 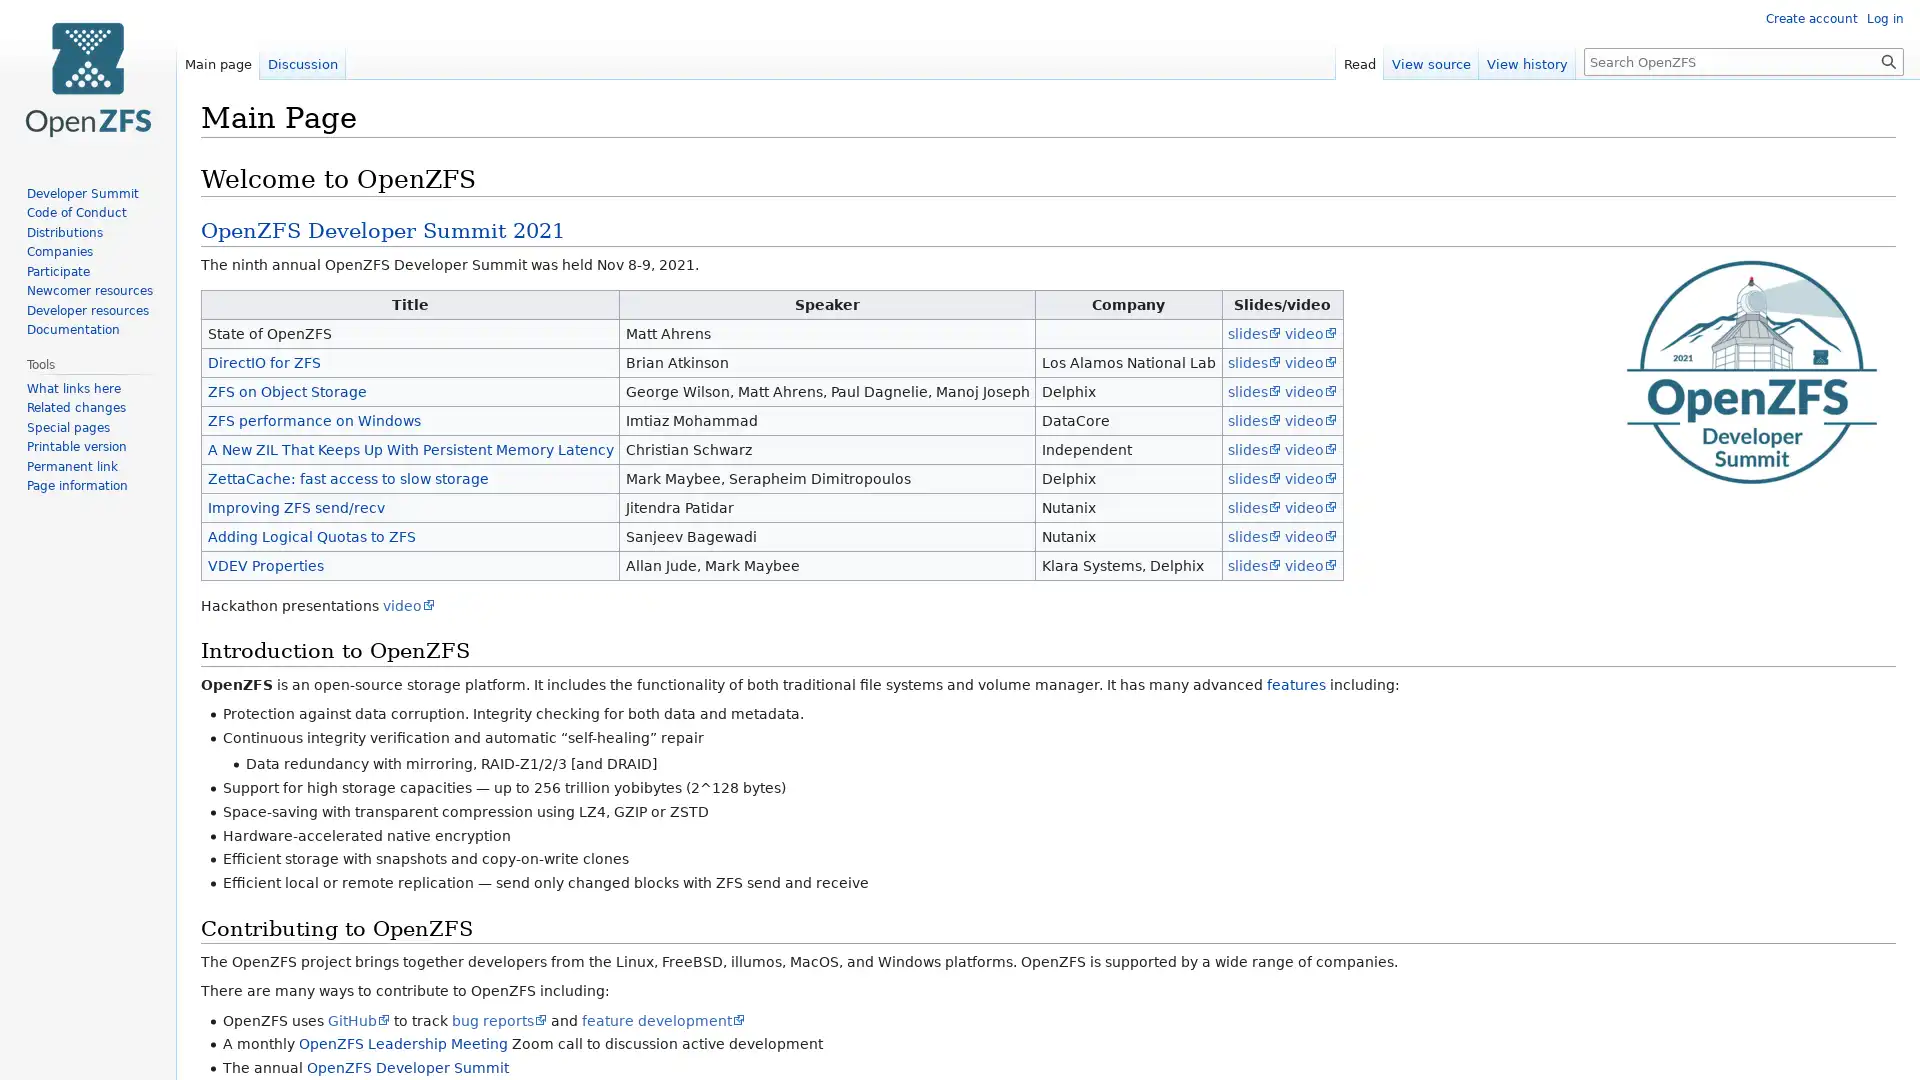 What do you see at coordinates (1888, 60) in the screenshot?
I see `Go` at bounding box center [1888, 60].